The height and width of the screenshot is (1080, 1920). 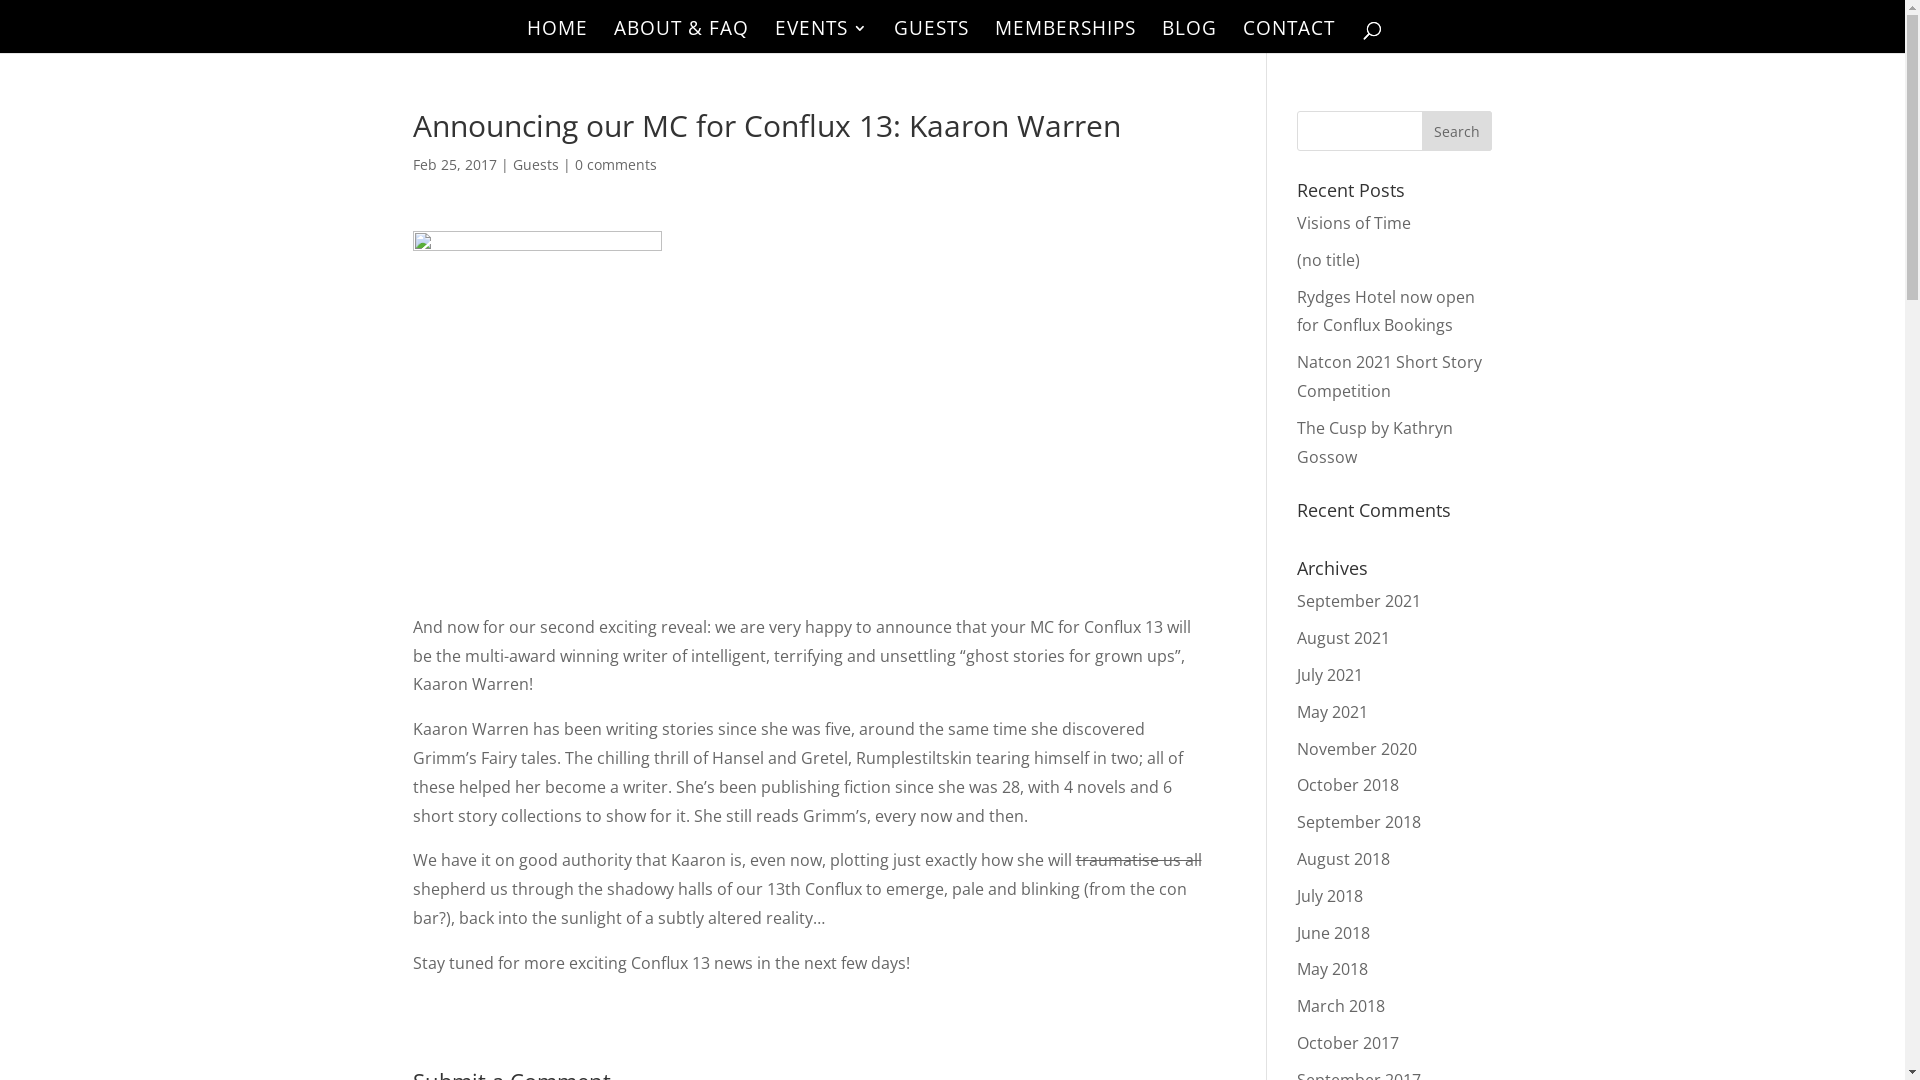 What do you see at coordinates (1358, 821) in the screenshot?
I see `'September 2018'` at bounding box center [1358, 821].